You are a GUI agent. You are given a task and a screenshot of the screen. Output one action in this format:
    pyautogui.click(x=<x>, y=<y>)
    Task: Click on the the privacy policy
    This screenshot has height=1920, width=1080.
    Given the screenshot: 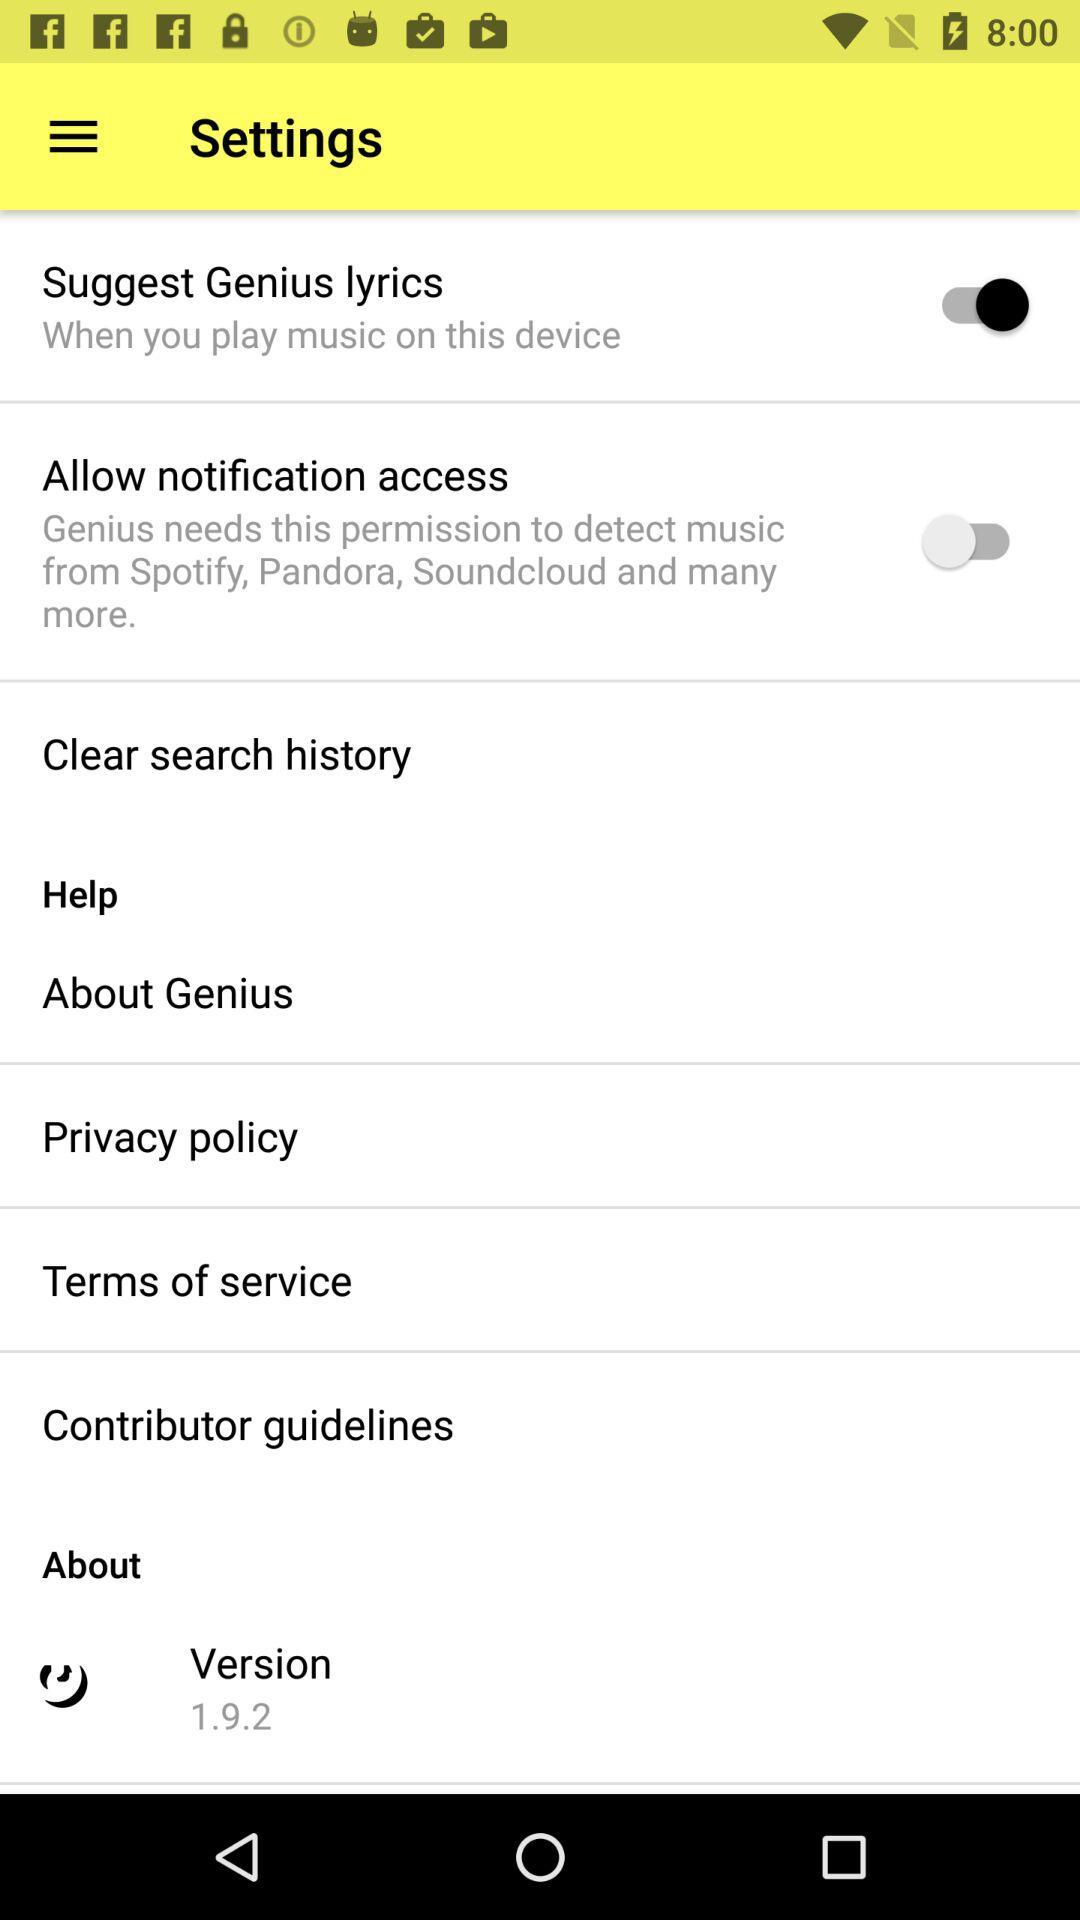 What is the action you would take?
    pyautogui.click(x=169, y=1135)
    